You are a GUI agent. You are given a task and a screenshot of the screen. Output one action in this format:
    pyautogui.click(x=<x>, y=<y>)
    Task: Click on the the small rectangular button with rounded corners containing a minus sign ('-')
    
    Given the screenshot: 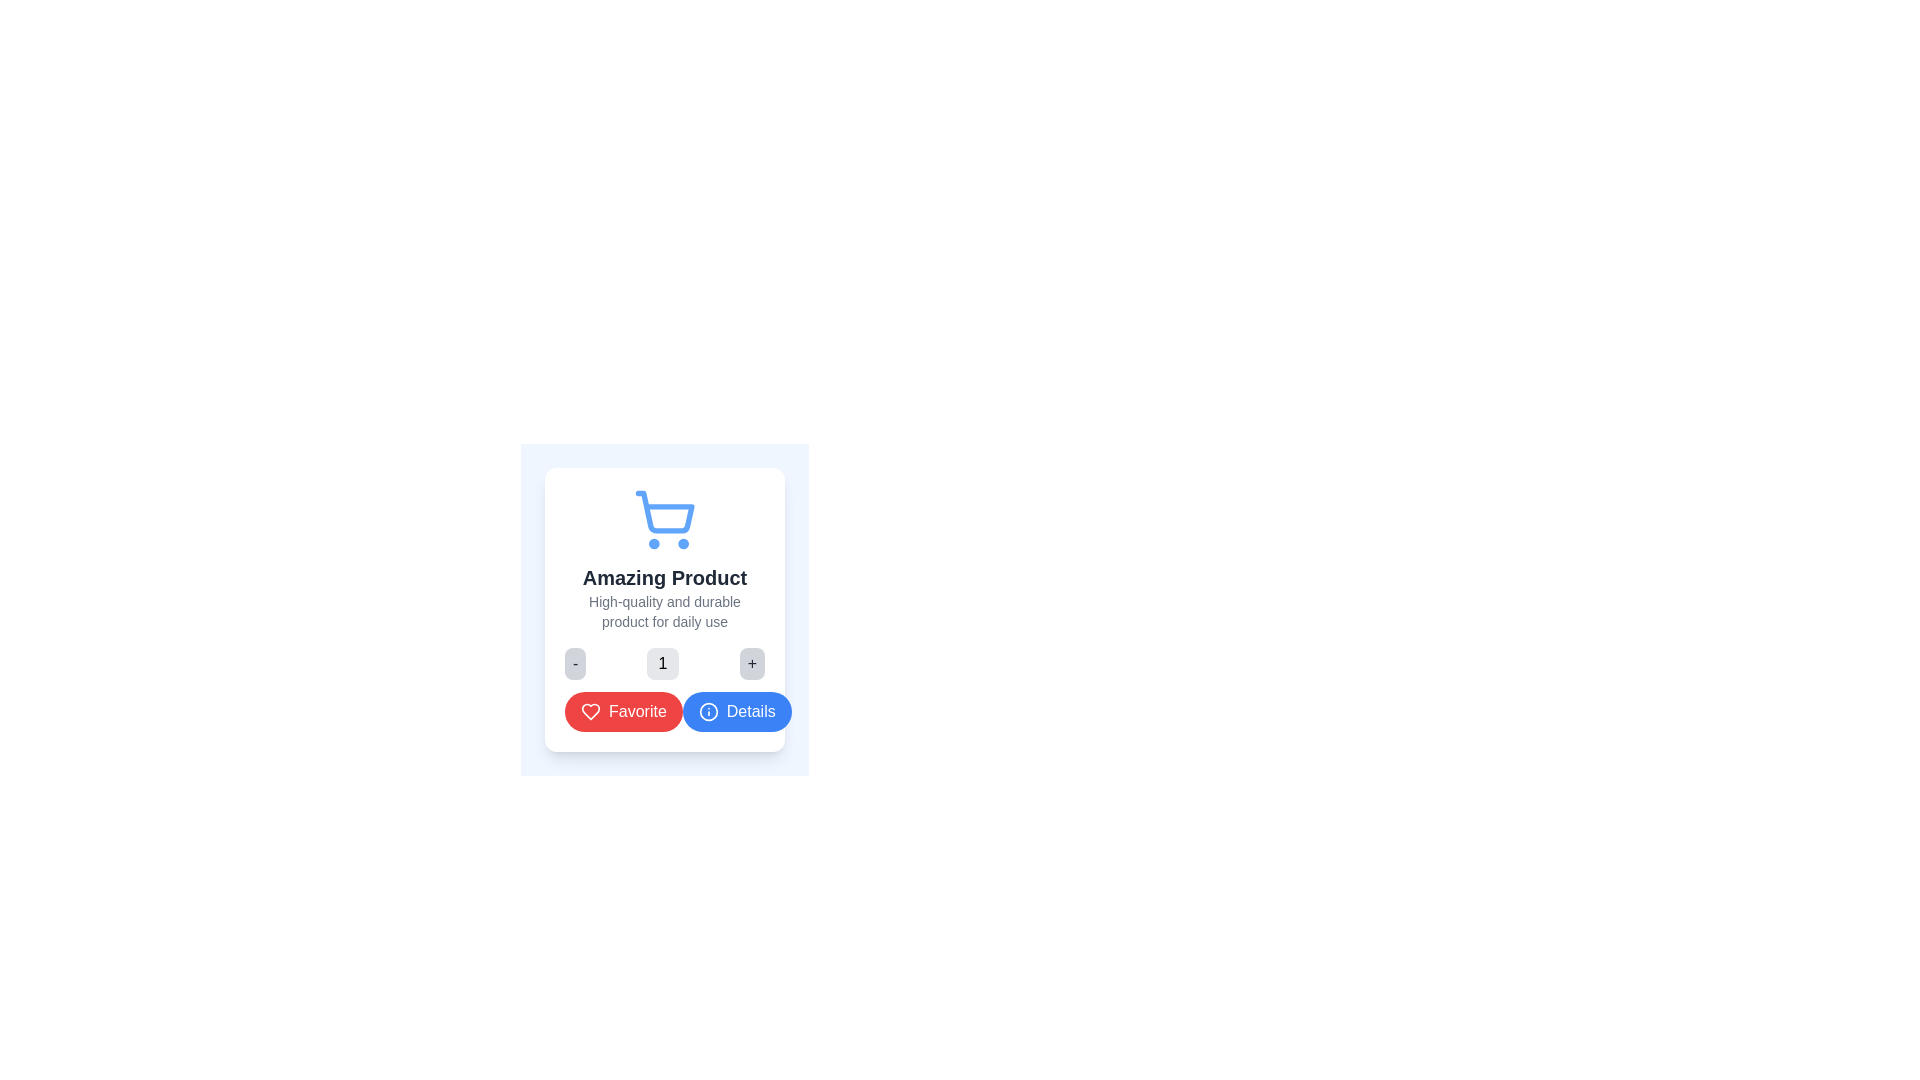 What is the action you would take?
    pyautogui.click(x=574, y=663)
    